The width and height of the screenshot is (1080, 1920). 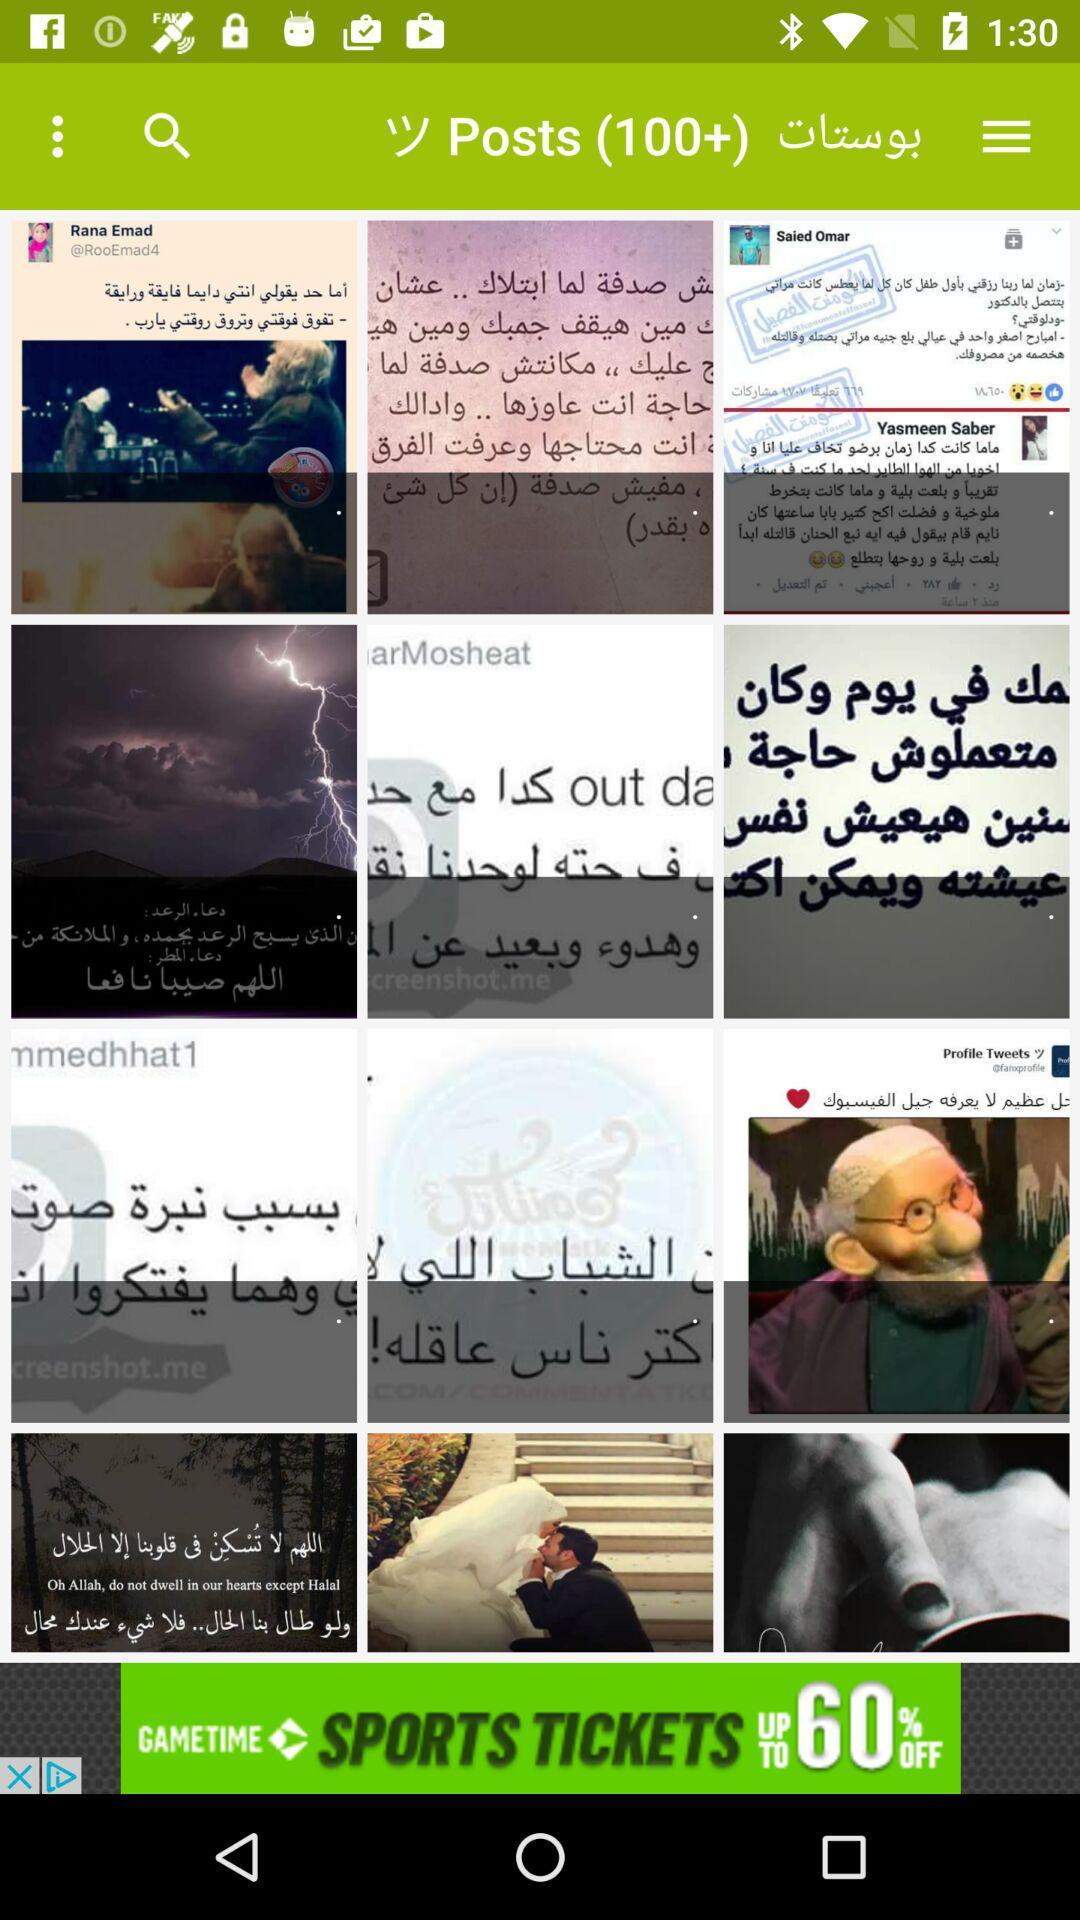 I want to click on details about advertisement, so click(x=540, y=1727).